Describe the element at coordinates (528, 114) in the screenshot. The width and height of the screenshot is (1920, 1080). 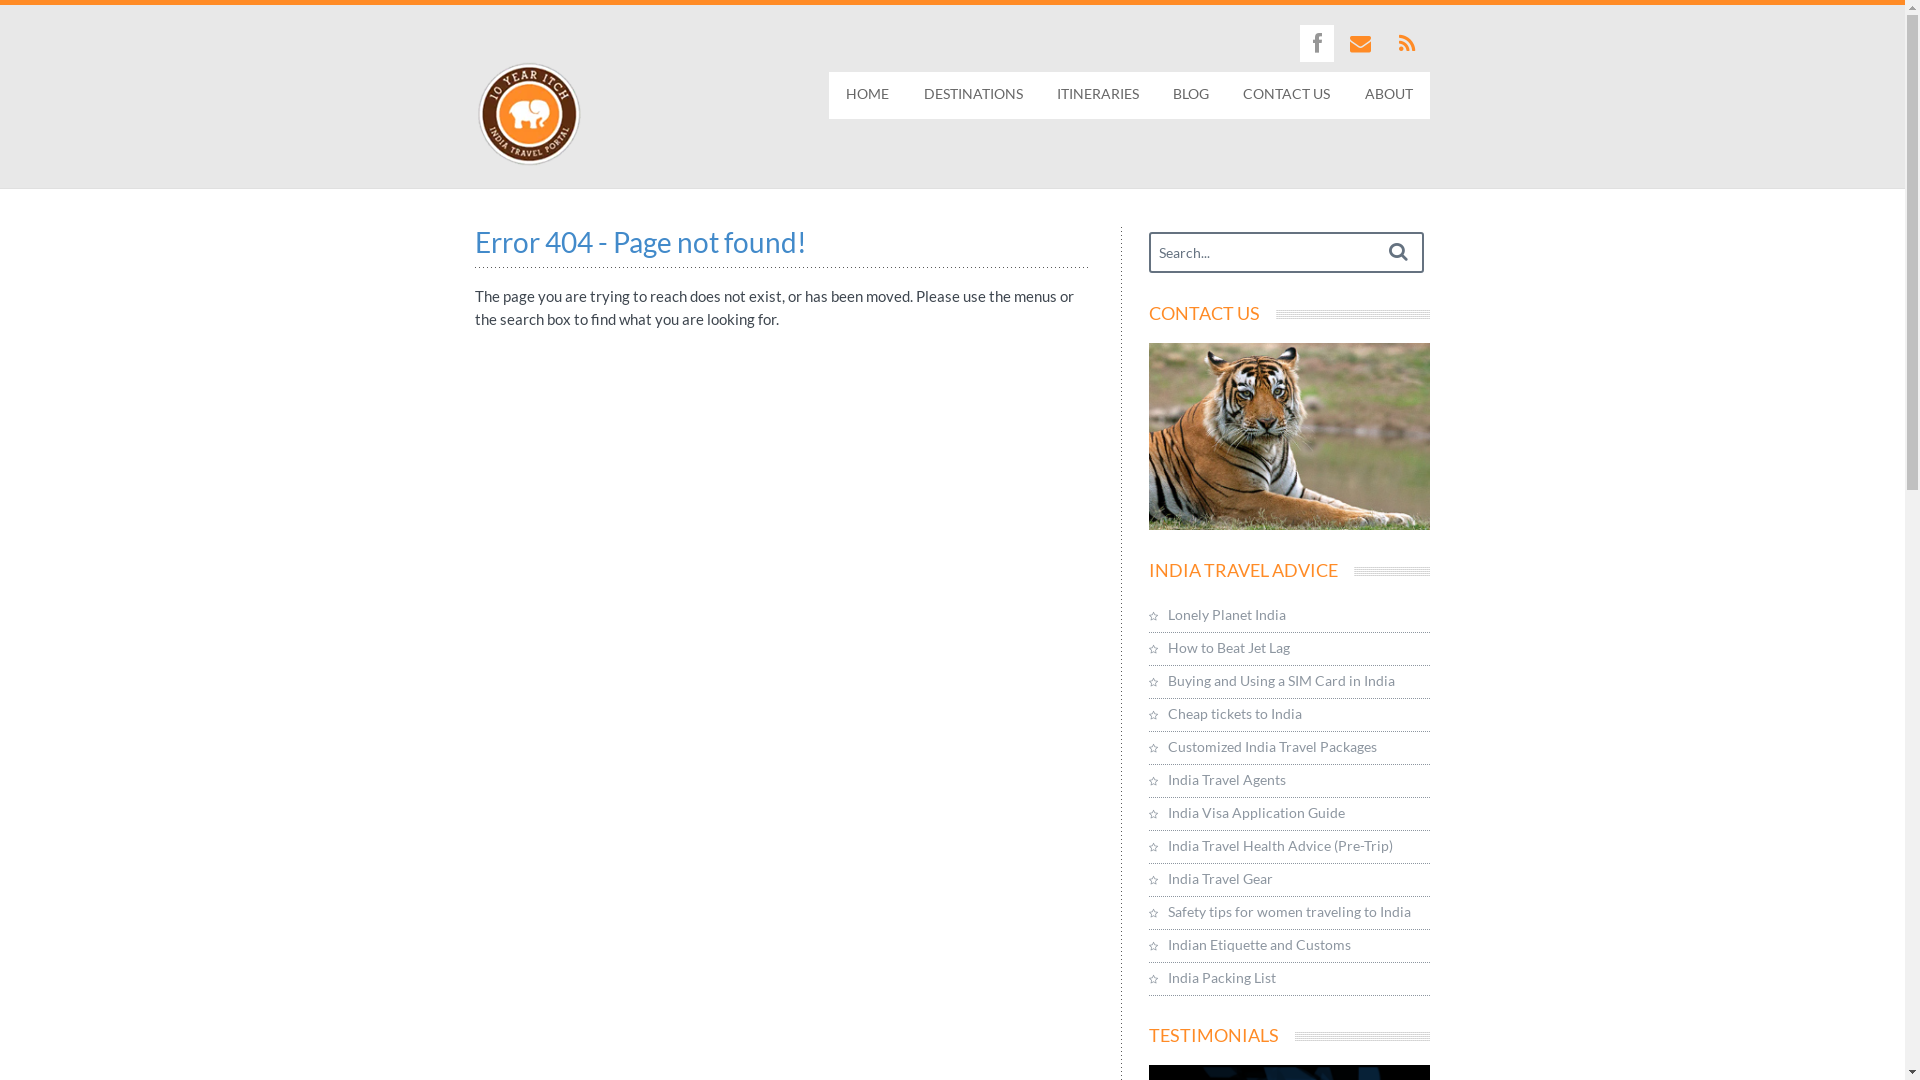
I see `'10 Year Itch : India Travel Portal'` at that location.